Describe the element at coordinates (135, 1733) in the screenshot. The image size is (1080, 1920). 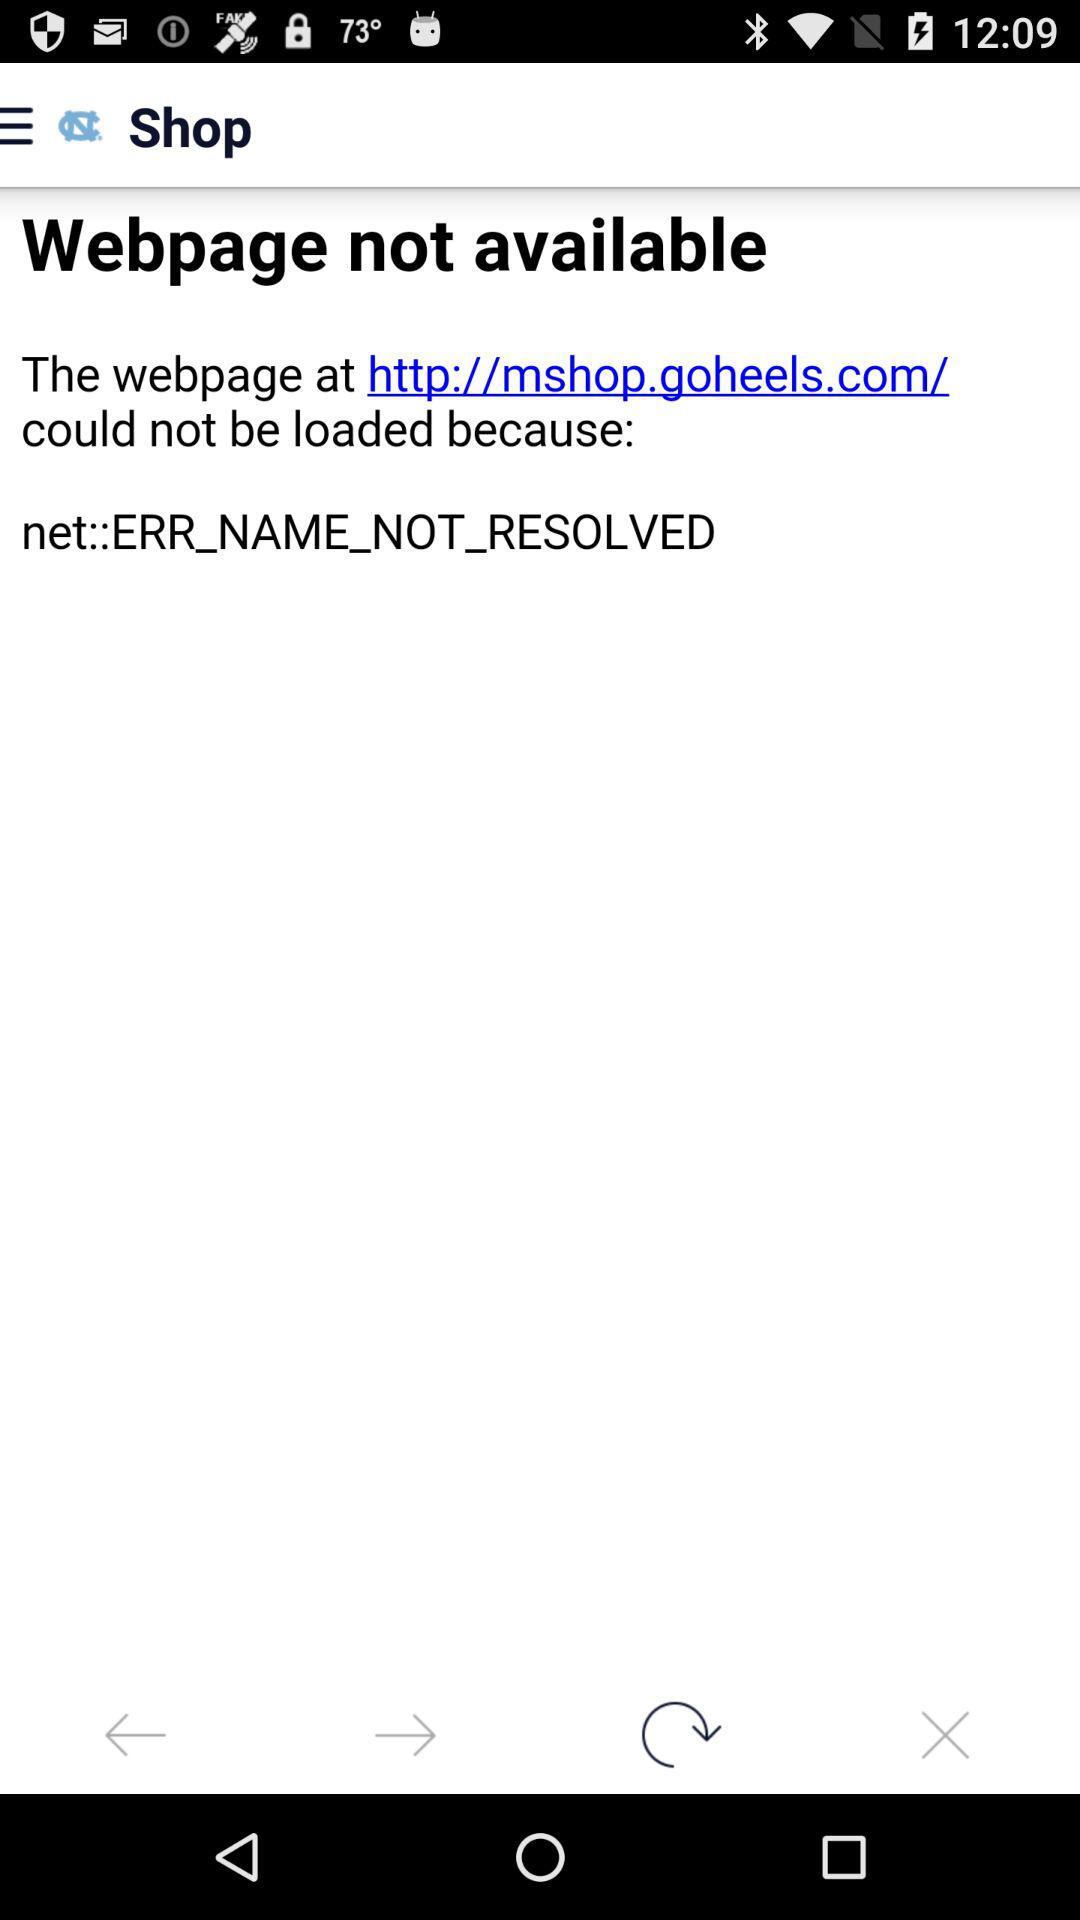
I see `back` at that location.